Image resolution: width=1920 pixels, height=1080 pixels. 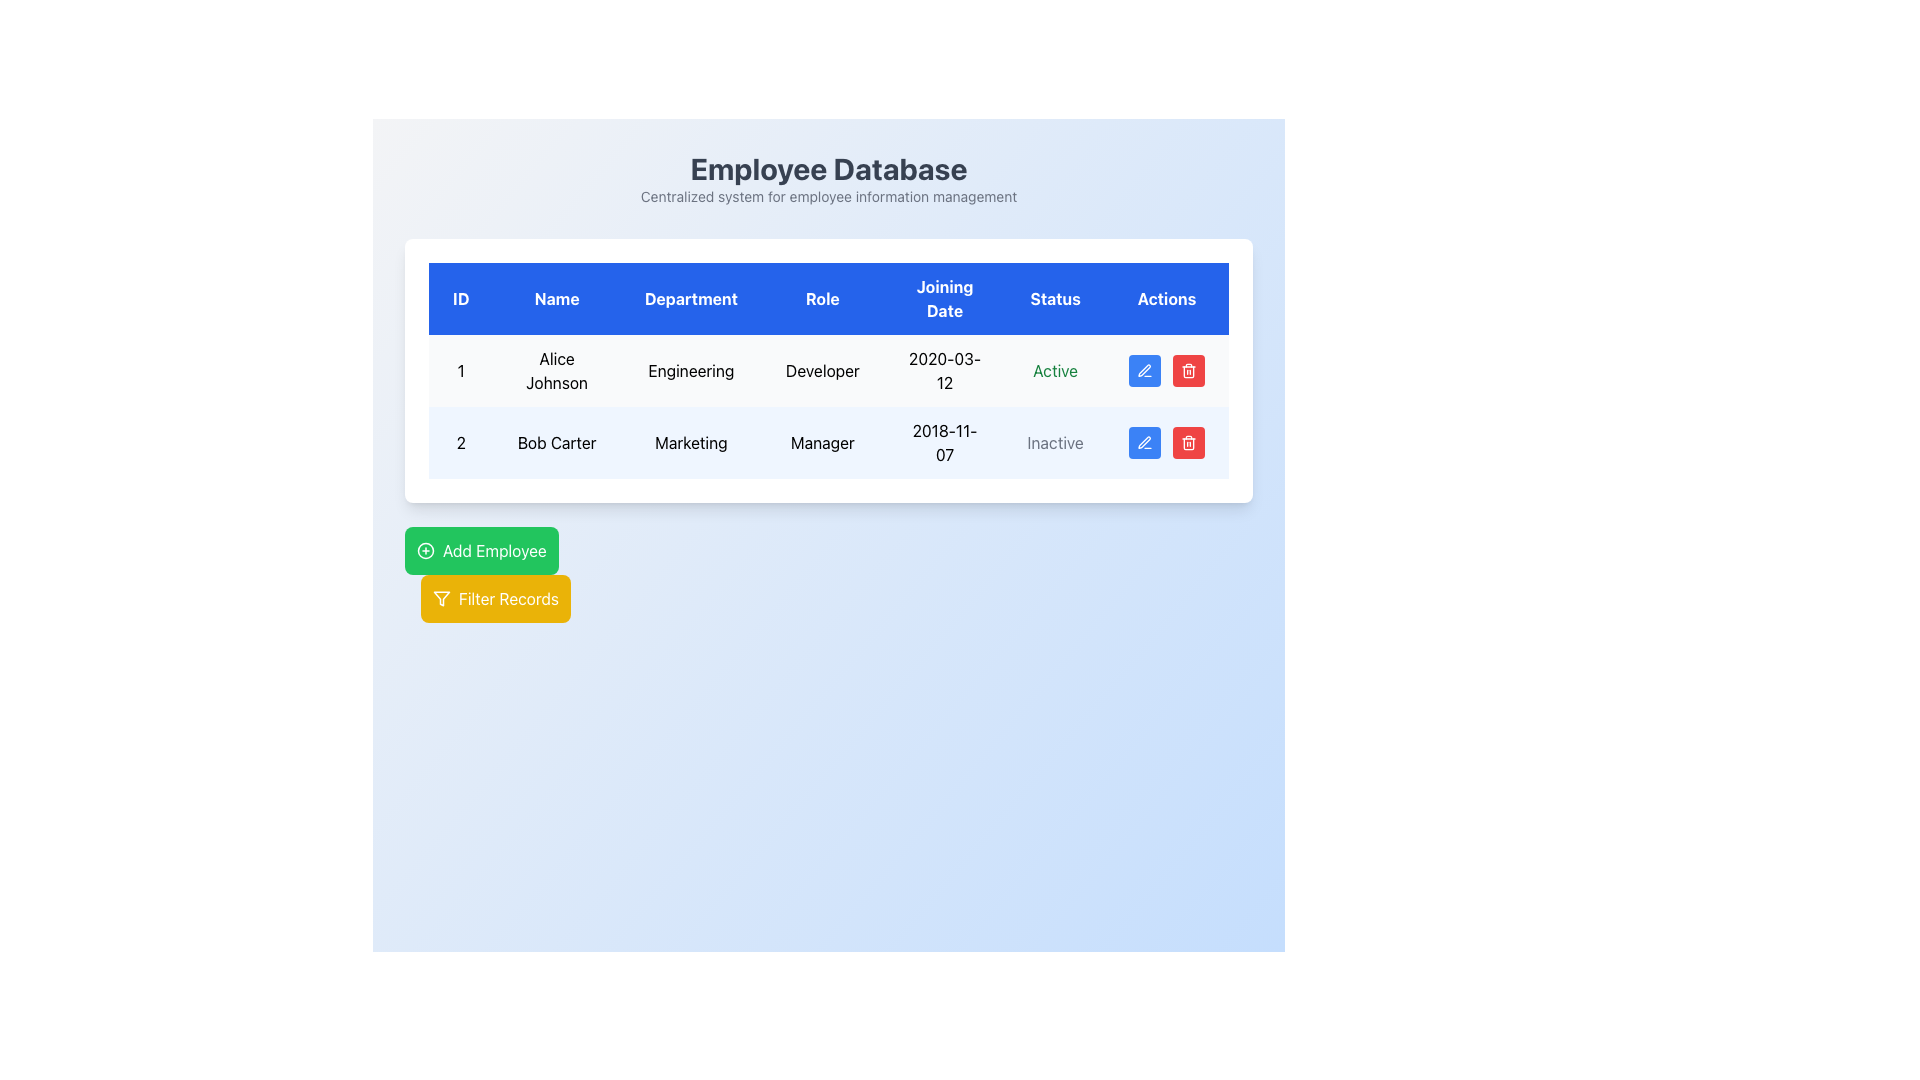 What do you see at coordinates (1054, 370) in the screenshot?
I see `the text label indicating the current status of the employee, which shows that Alice Johnson is active, located under the 'Status' column in the first row of the table` at bounding box center [1054, 370].